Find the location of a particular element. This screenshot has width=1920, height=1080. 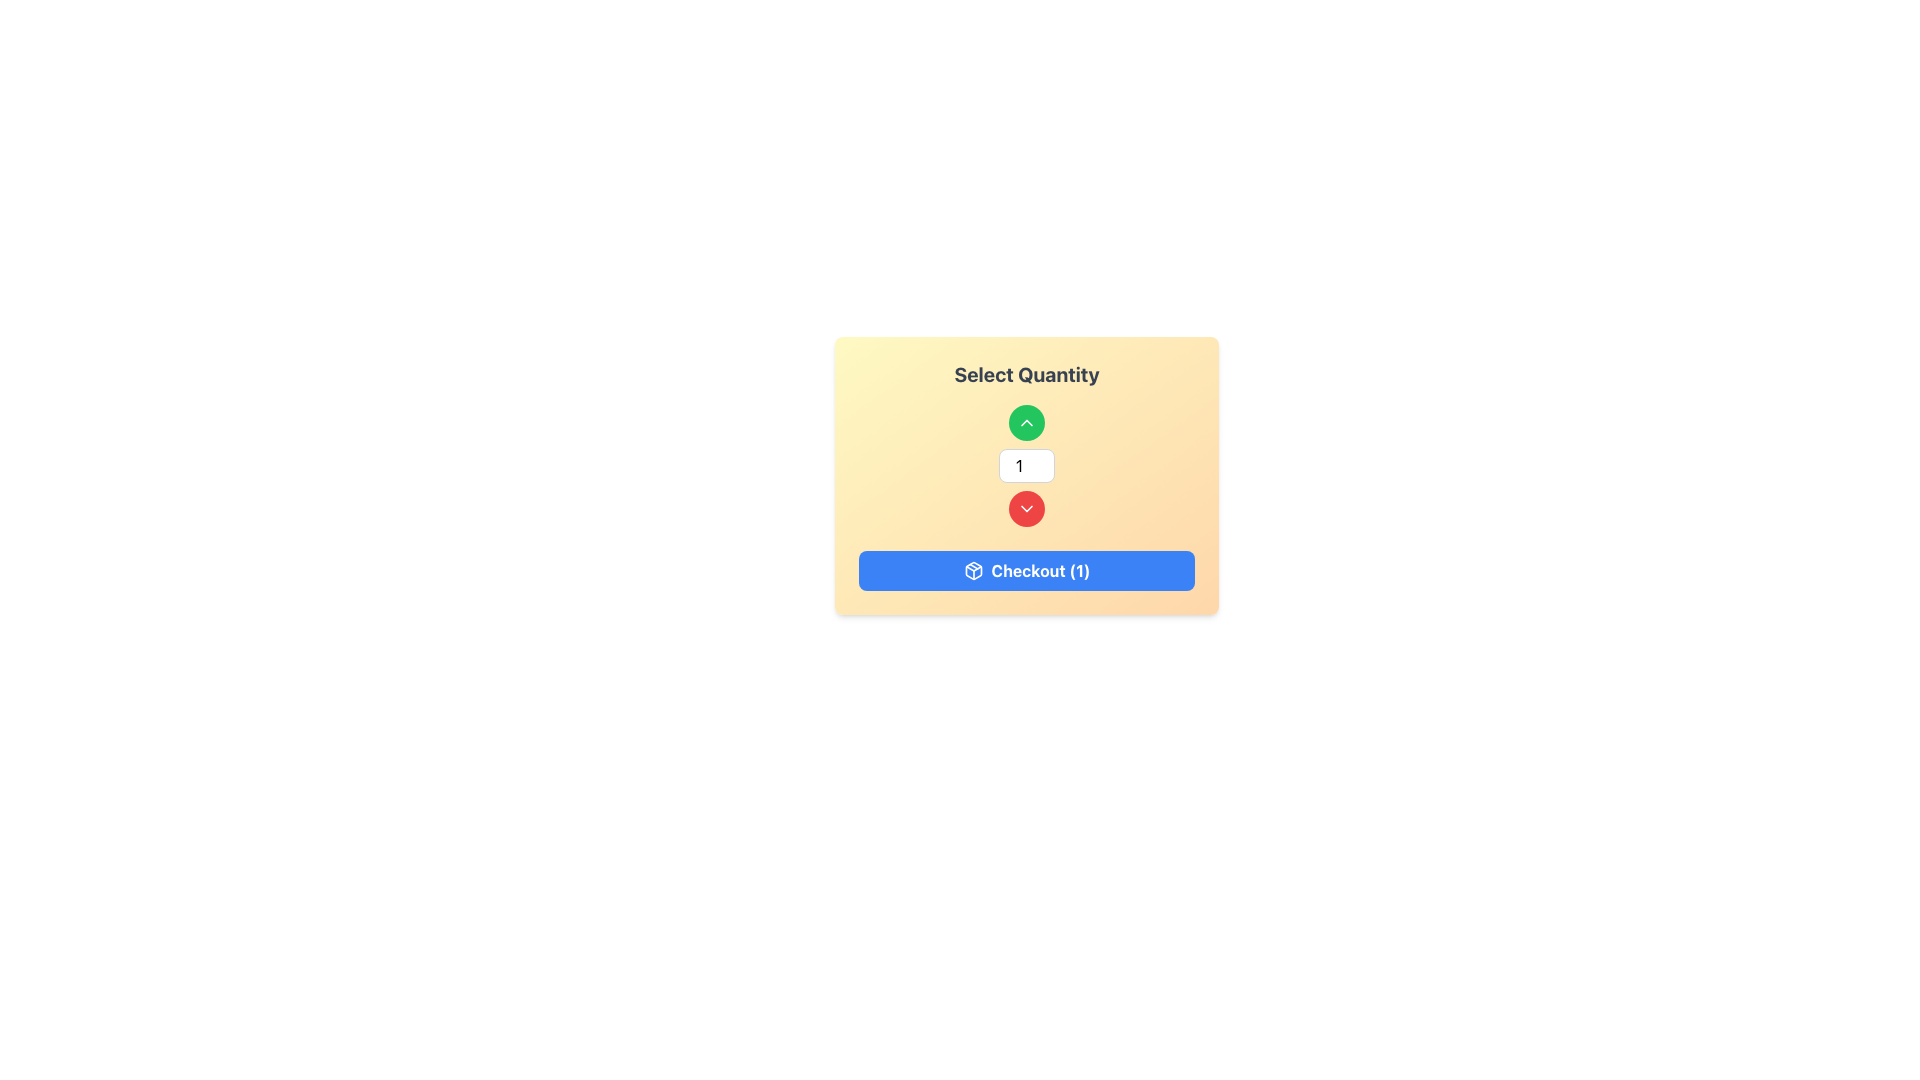

the 'Checkout (1)' button with a blue background and white text is located at coordinates (1027, 570).